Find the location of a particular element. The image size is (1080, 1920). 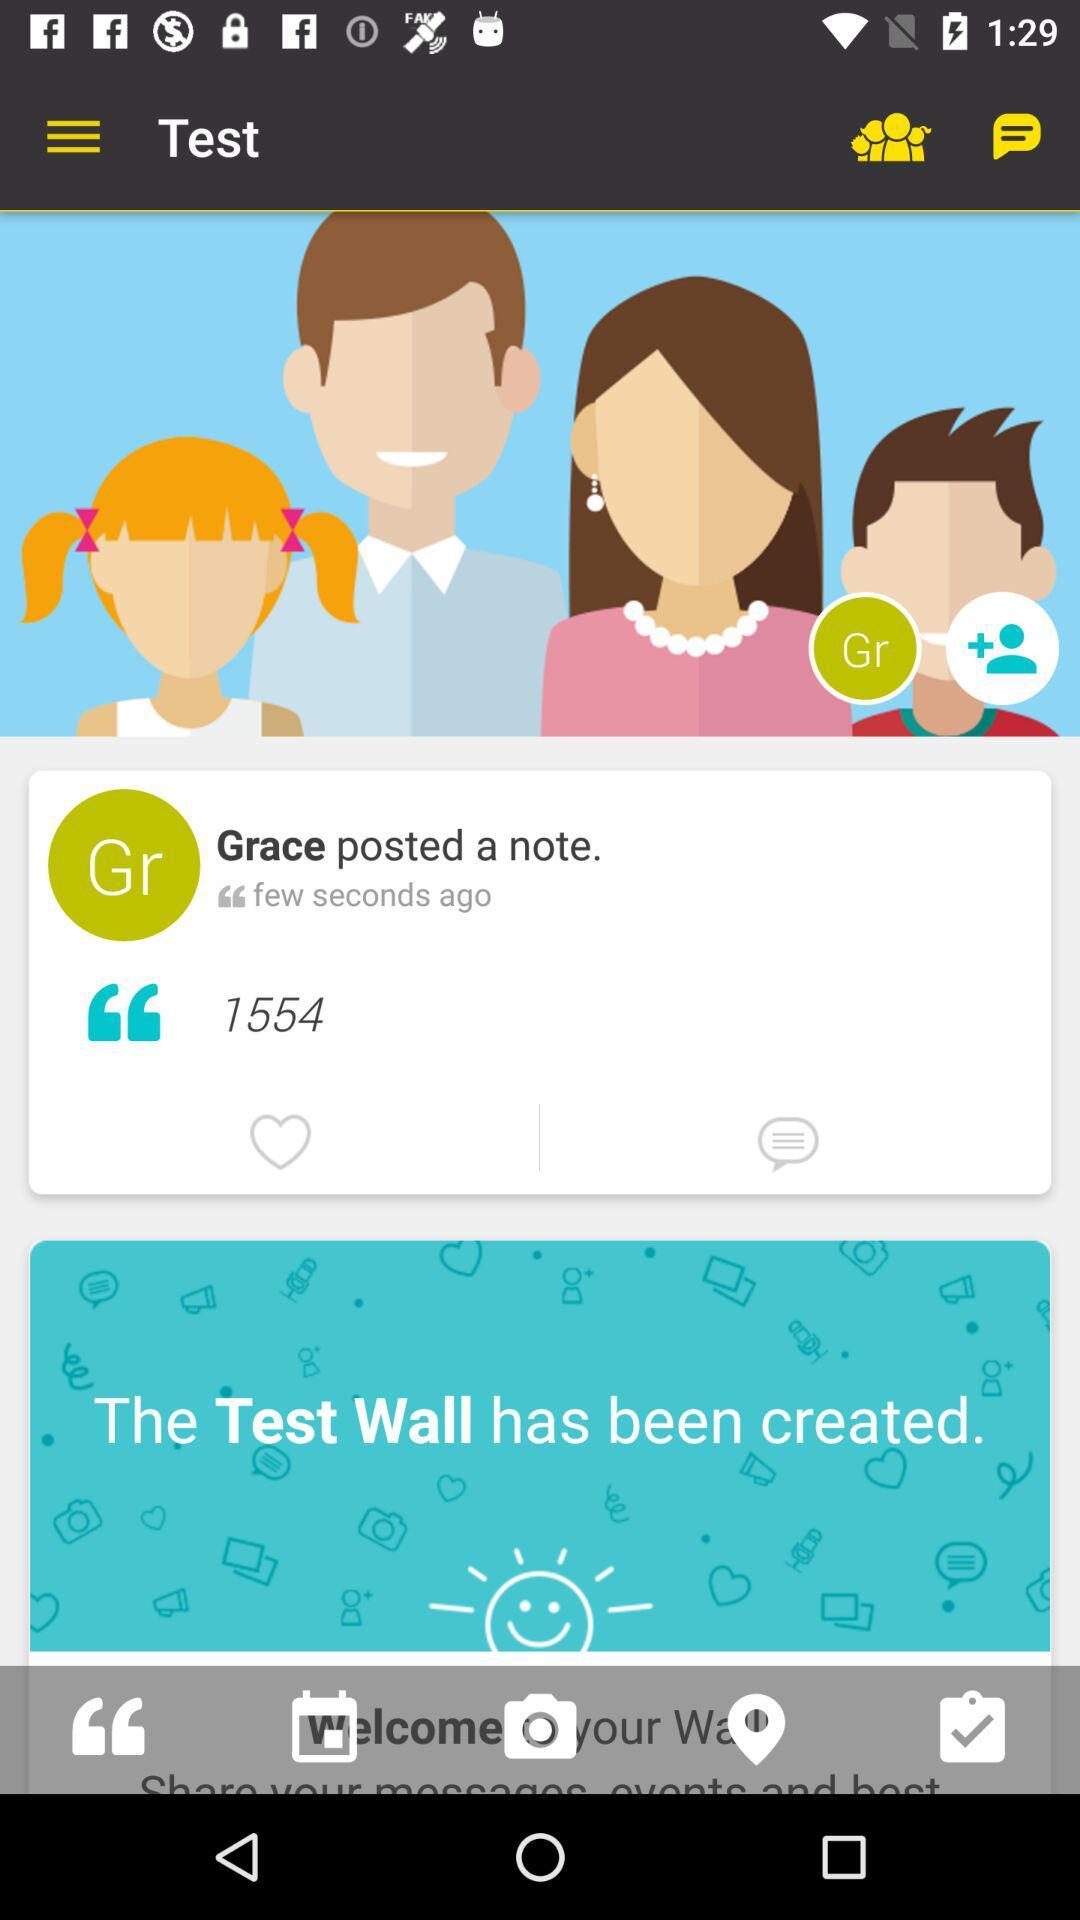

the the test wall item is located at coordinates (540, 1445).